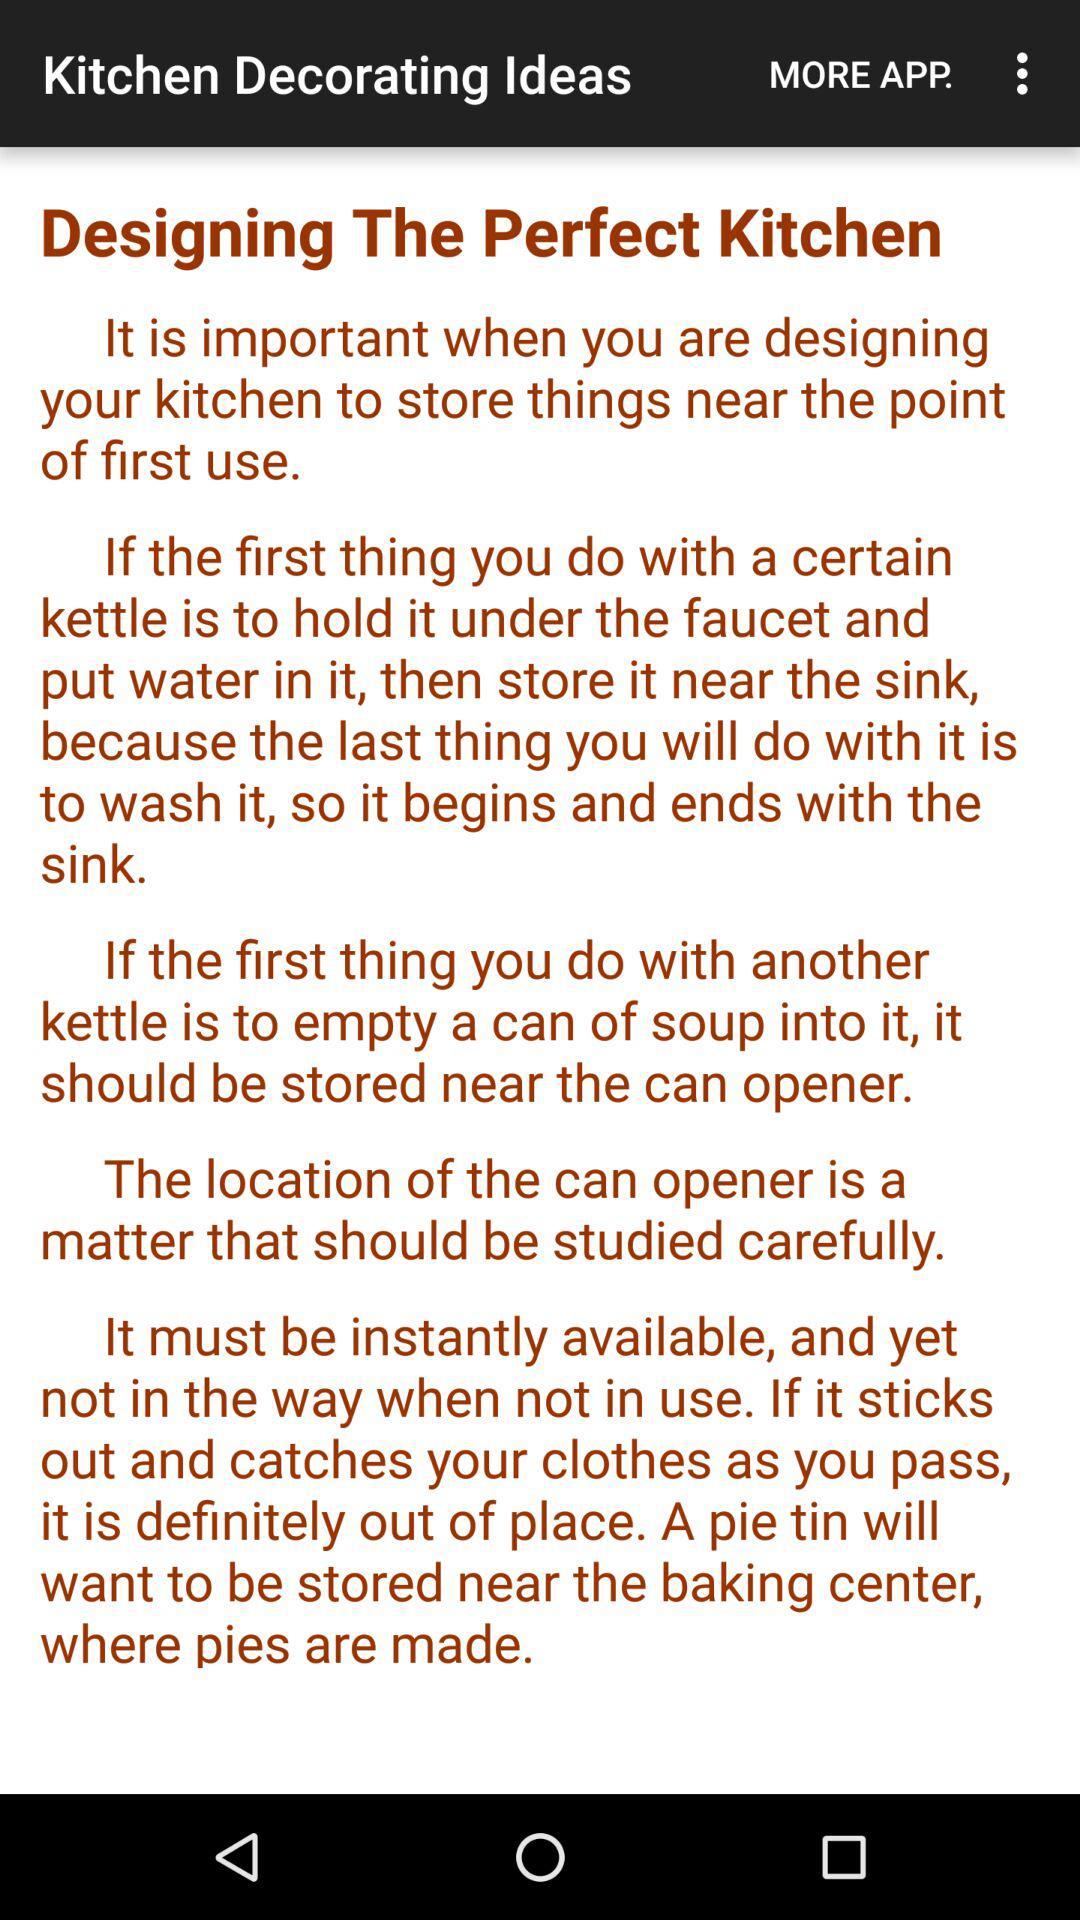  What do you see at coordinates (860, 73) in the screenshot?
I see `more app. icon` at bounding box center [860, 73].